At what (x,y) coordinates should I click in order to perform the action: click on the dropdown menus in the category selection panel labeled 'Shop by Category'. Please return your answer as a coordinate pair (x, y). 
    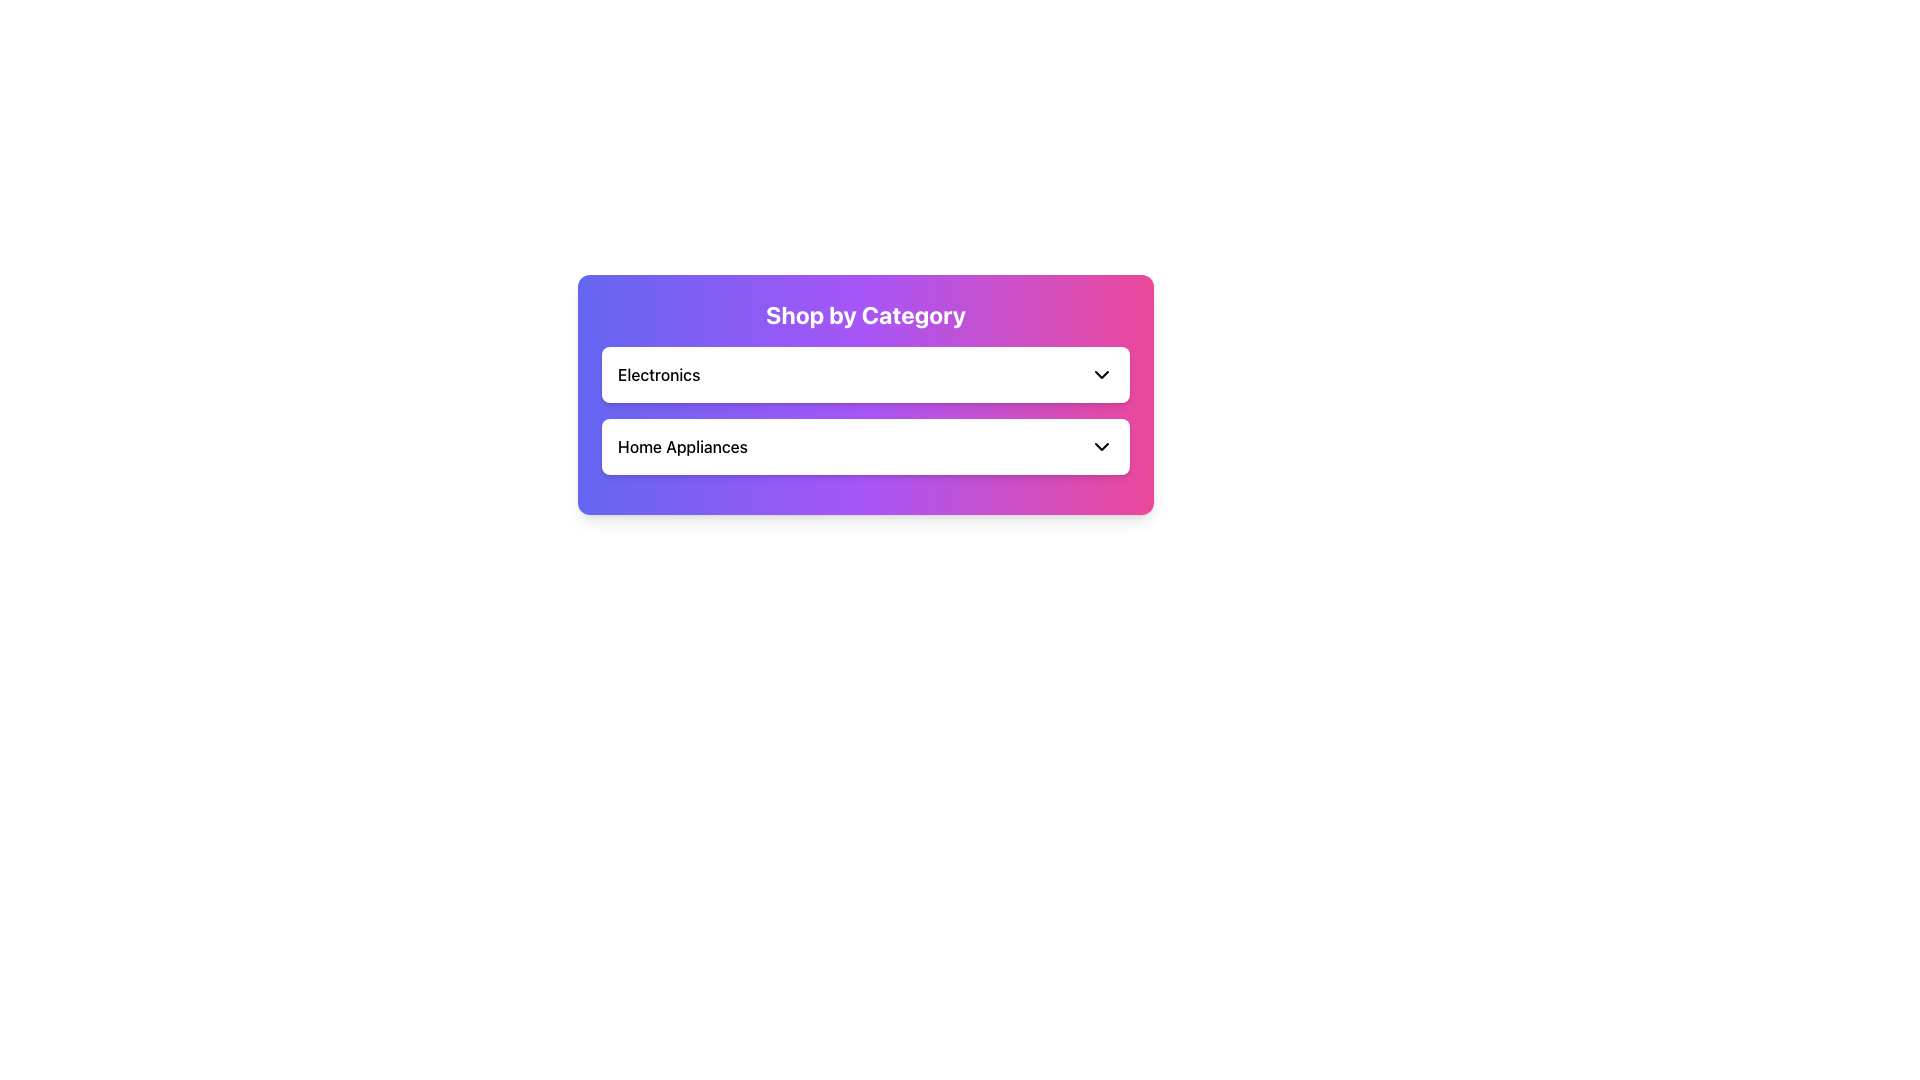
    Looking at the image, I should click on (865, 378).